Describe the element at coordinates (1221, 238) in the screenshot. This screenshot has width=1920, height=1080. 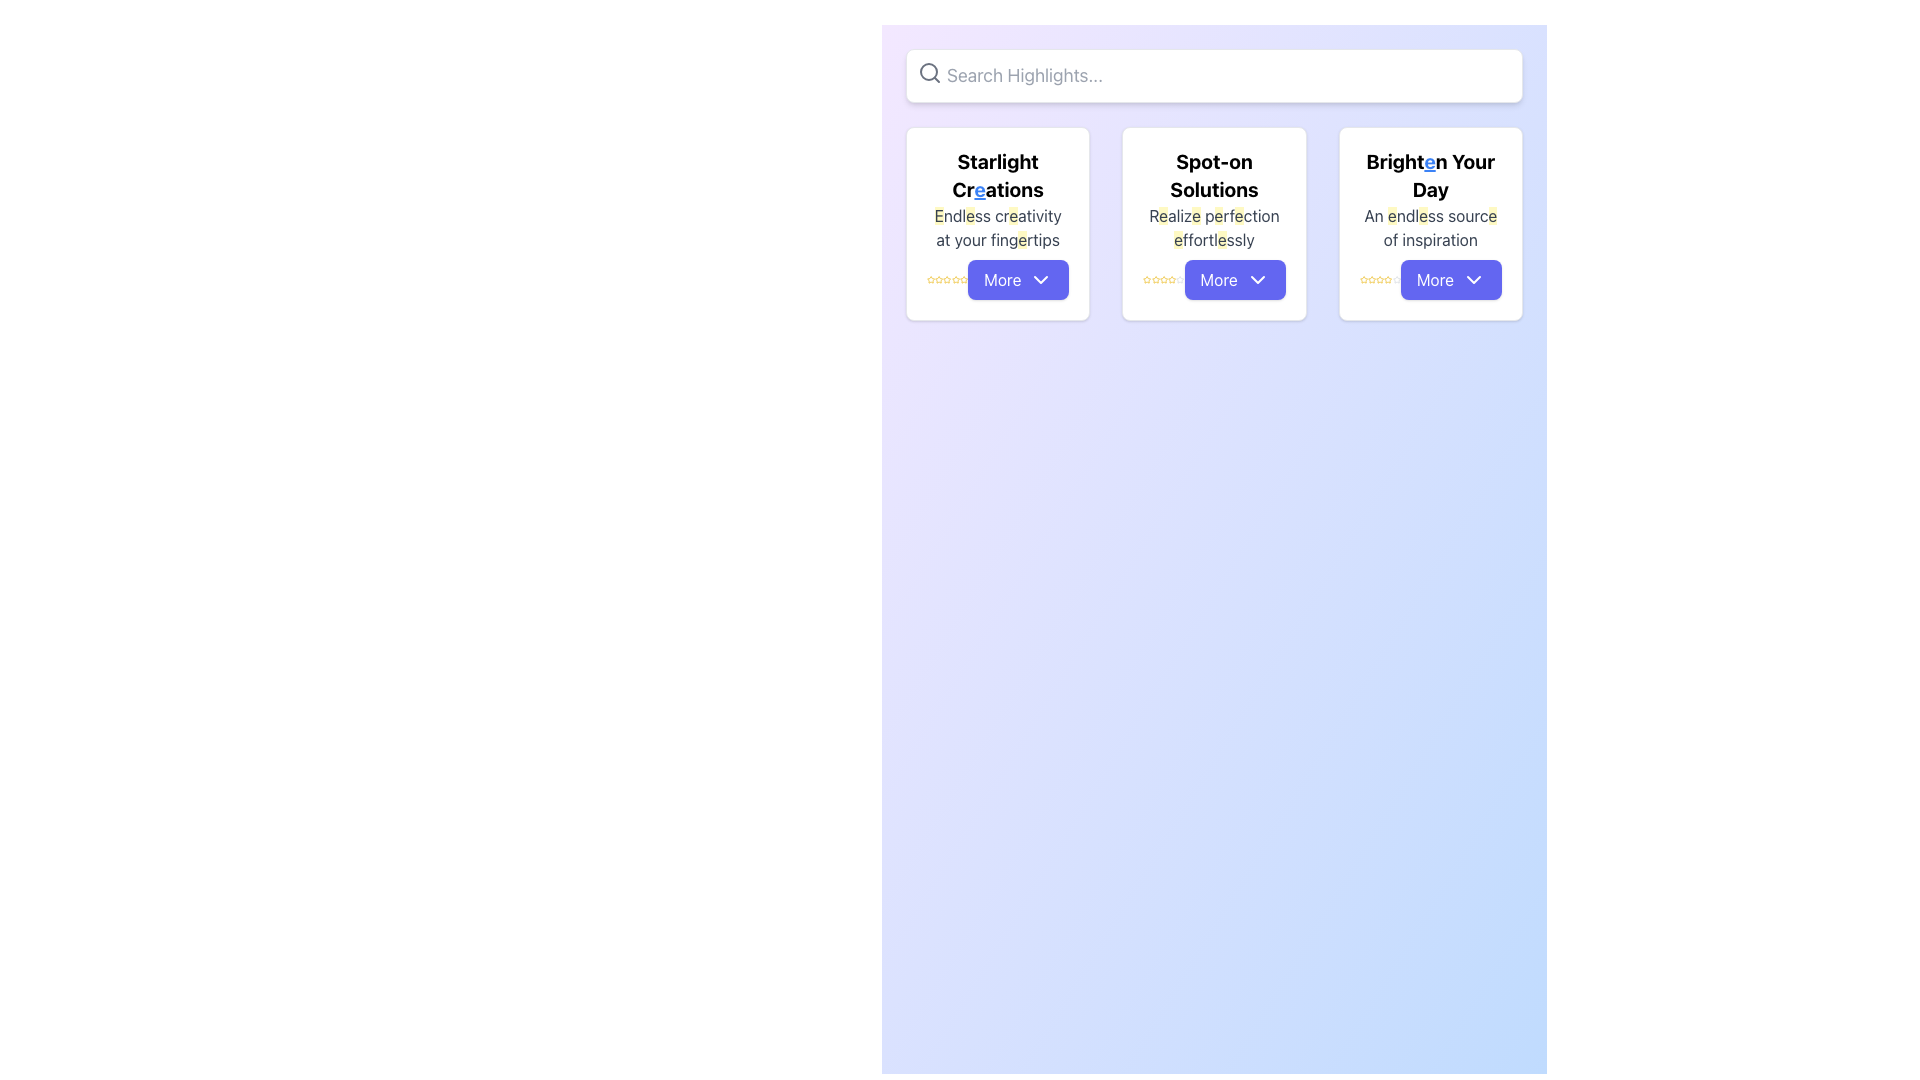
I see `the last highlighted 'e' in the word 'effortlessly' within the middle card titled 'Spot-on Solutions'` at that location.